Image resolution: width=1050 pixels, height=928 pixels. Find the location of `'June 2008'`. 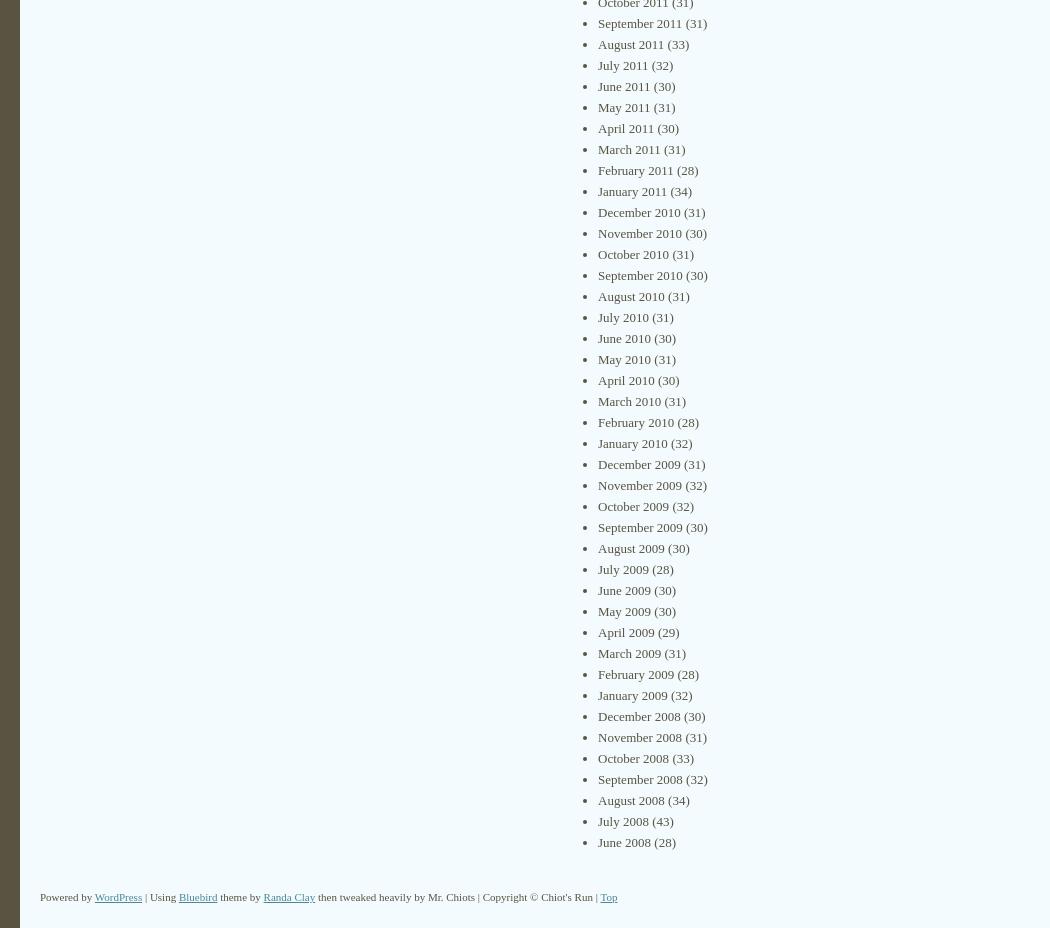

'June 2008' is located at coordinates (624, 842).